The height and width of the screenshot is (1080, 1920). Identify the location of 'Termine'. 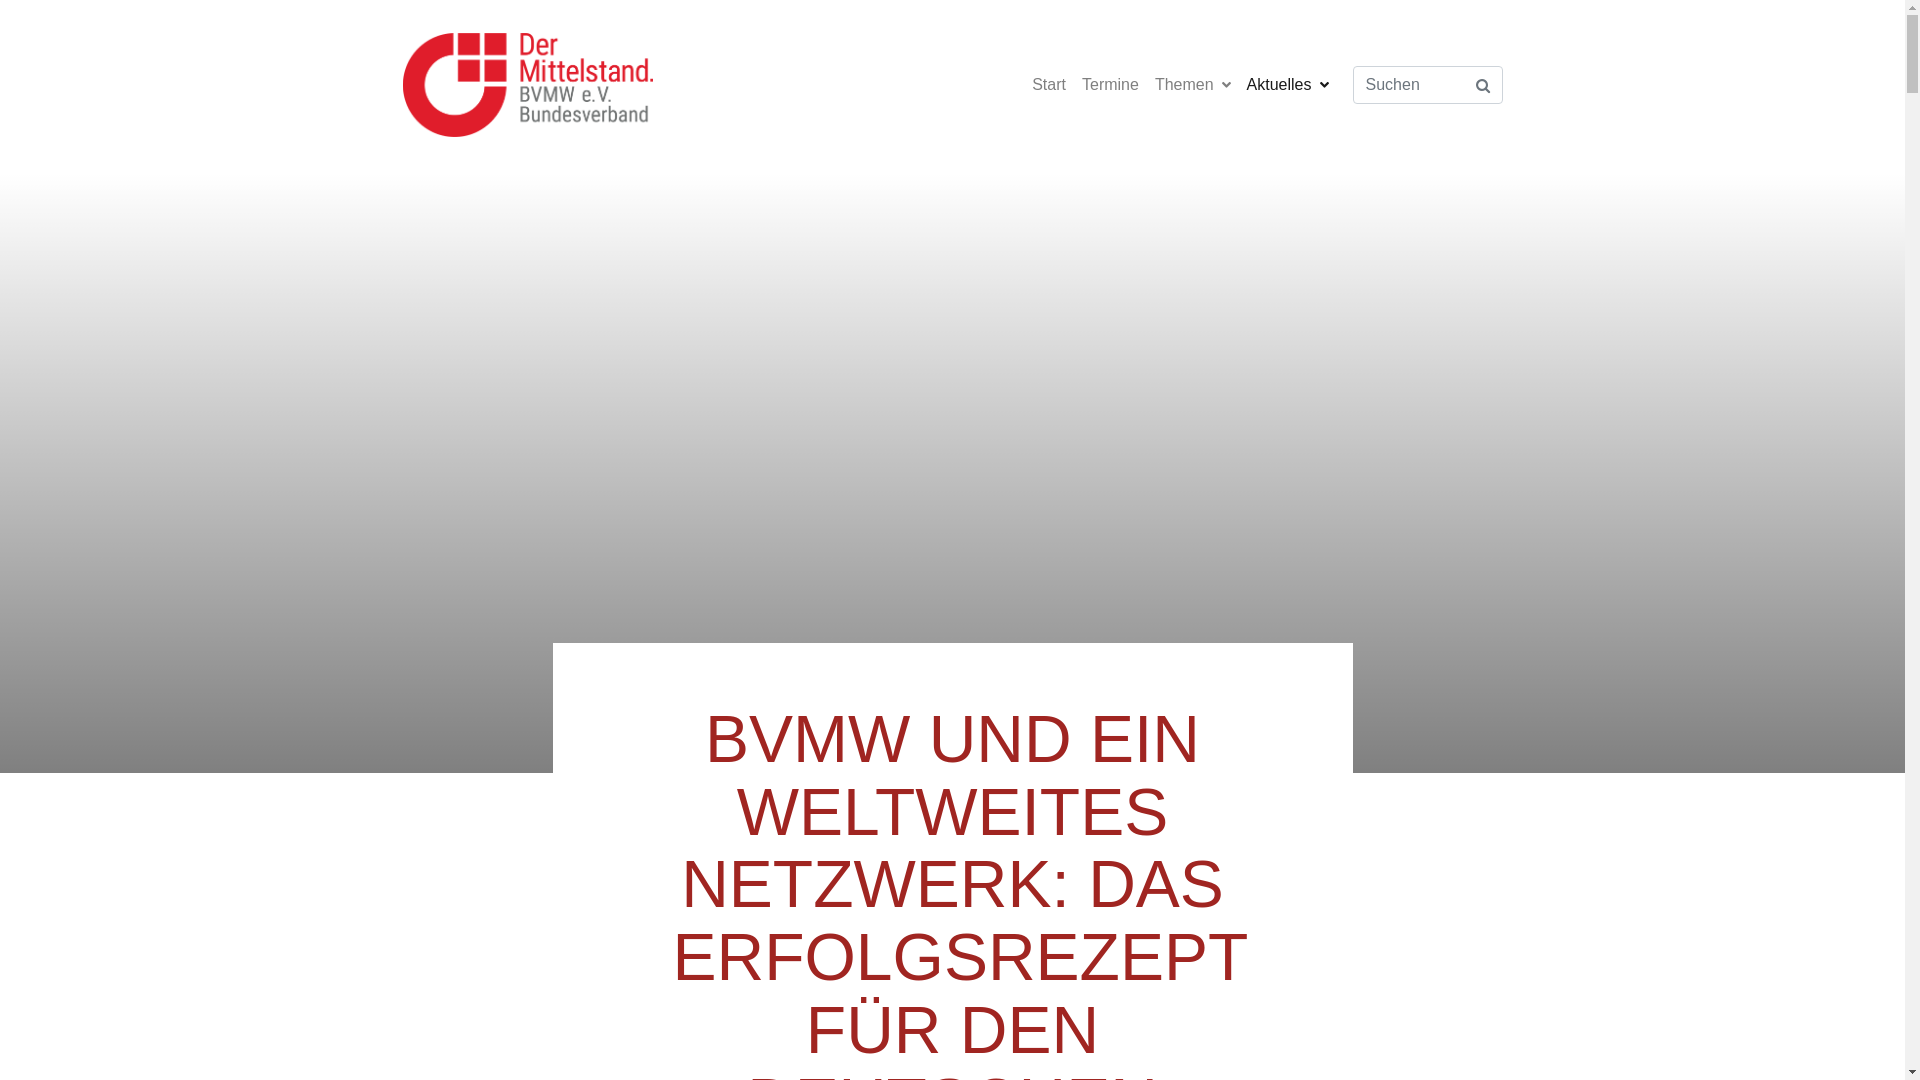
(1109, 83).